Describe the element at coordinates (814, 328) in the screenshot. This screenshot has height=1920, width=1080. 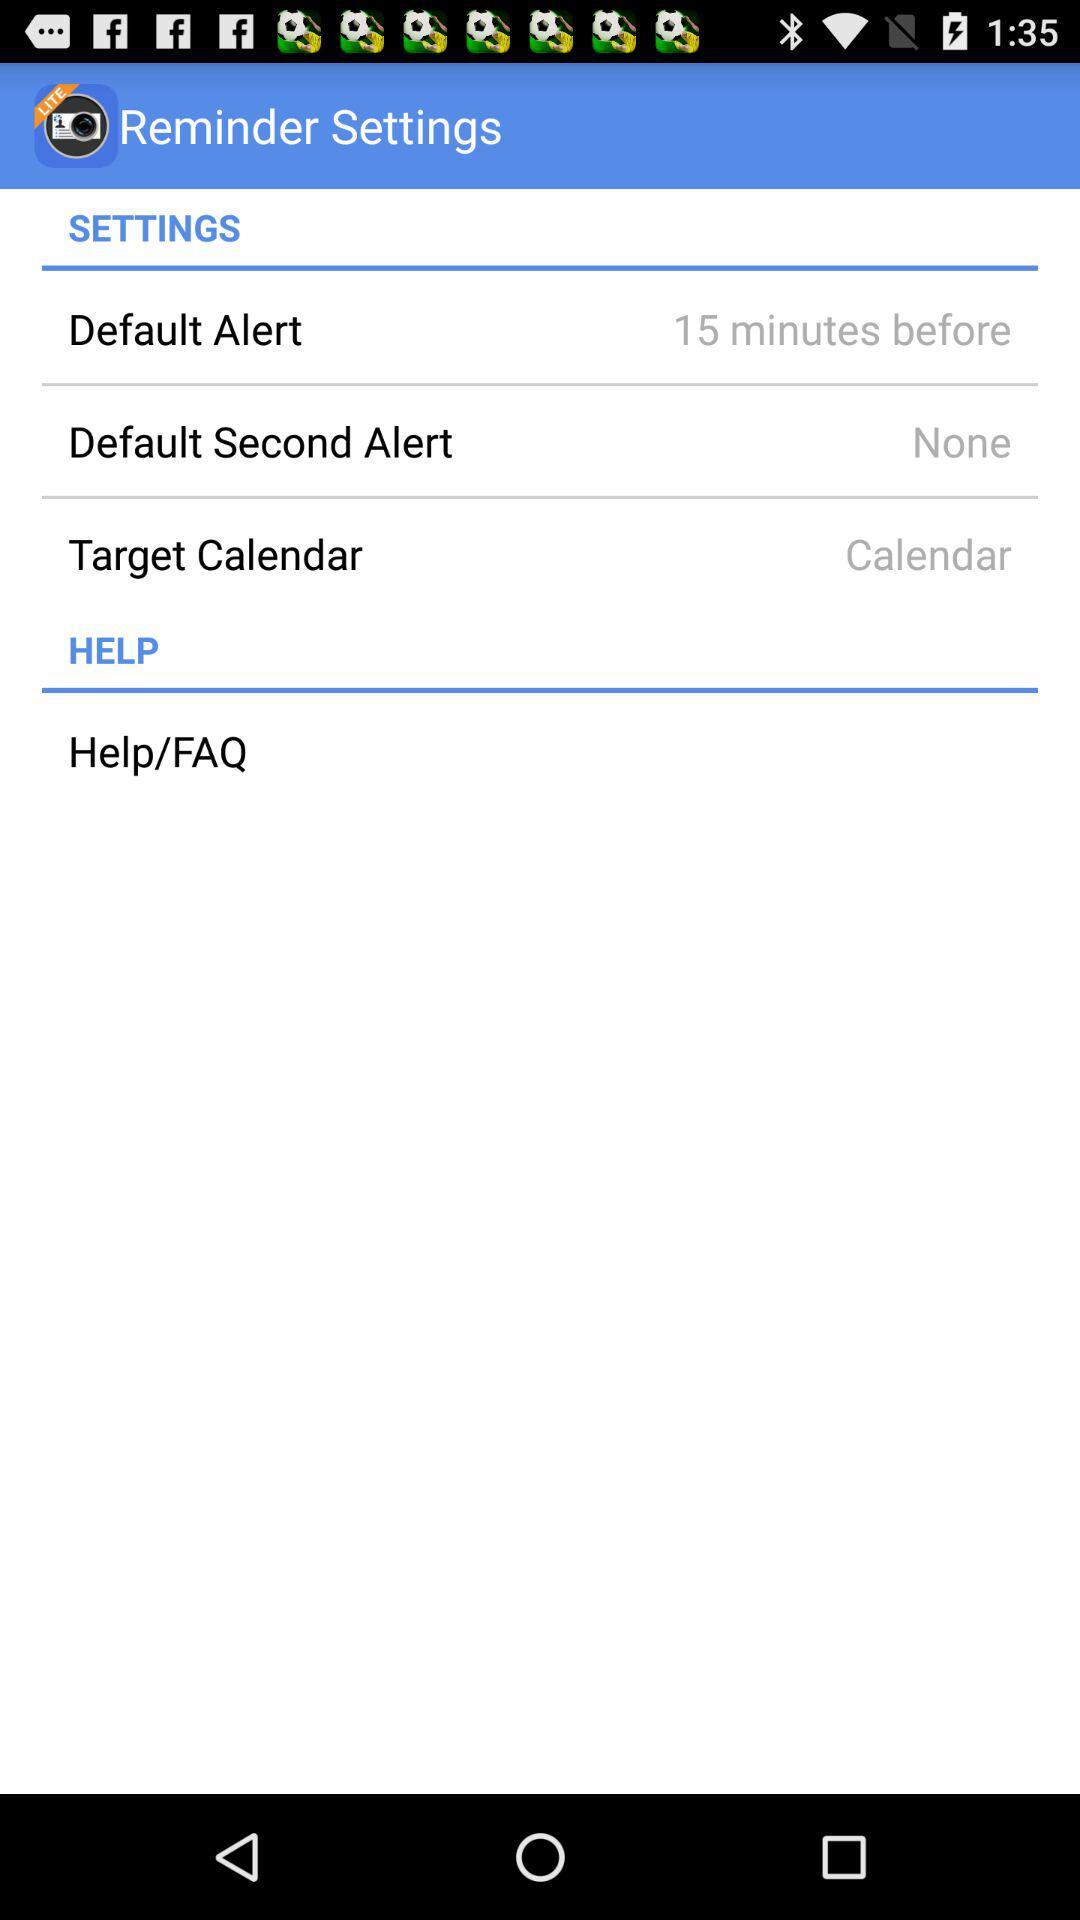
I see `the item next to default alert app` at that location.